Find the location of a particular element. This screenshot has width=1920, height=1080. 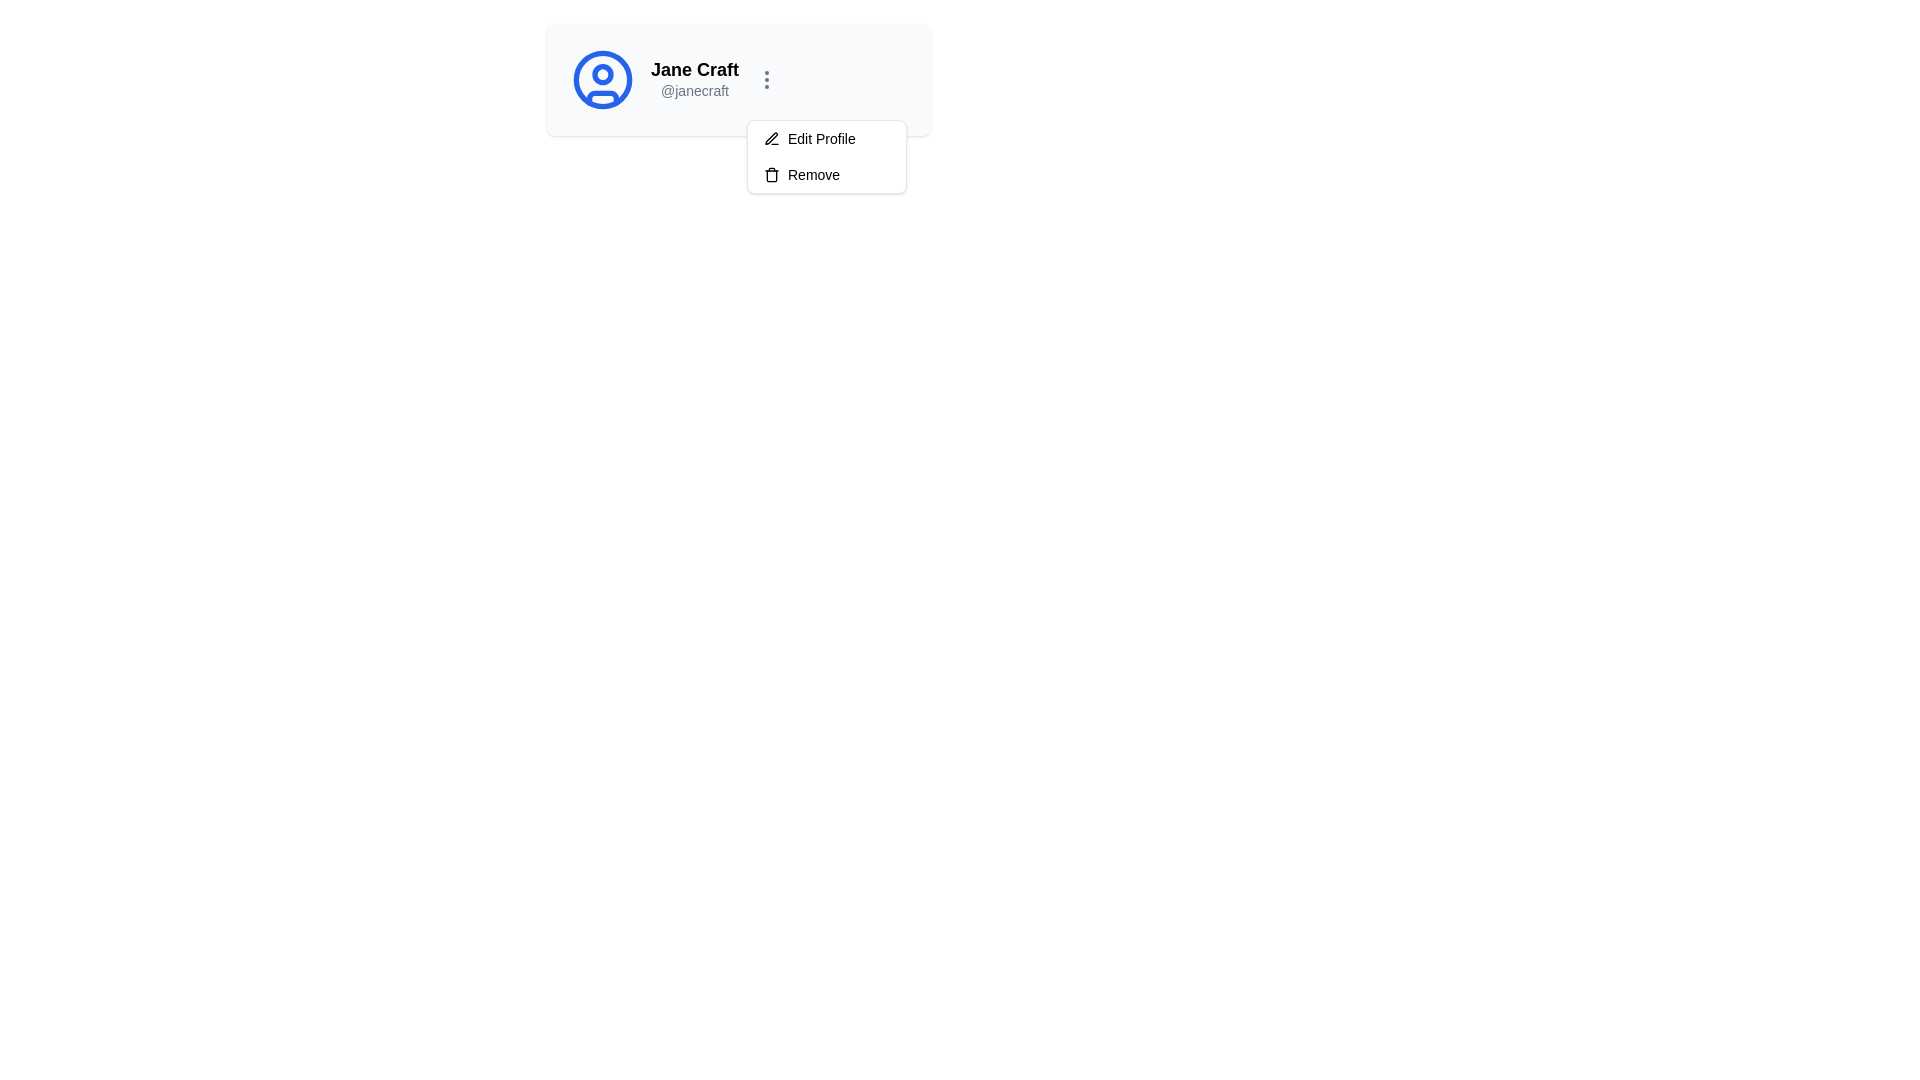

the profile edit button using the keyboard for accessibility is located at coordinates (826, 137).